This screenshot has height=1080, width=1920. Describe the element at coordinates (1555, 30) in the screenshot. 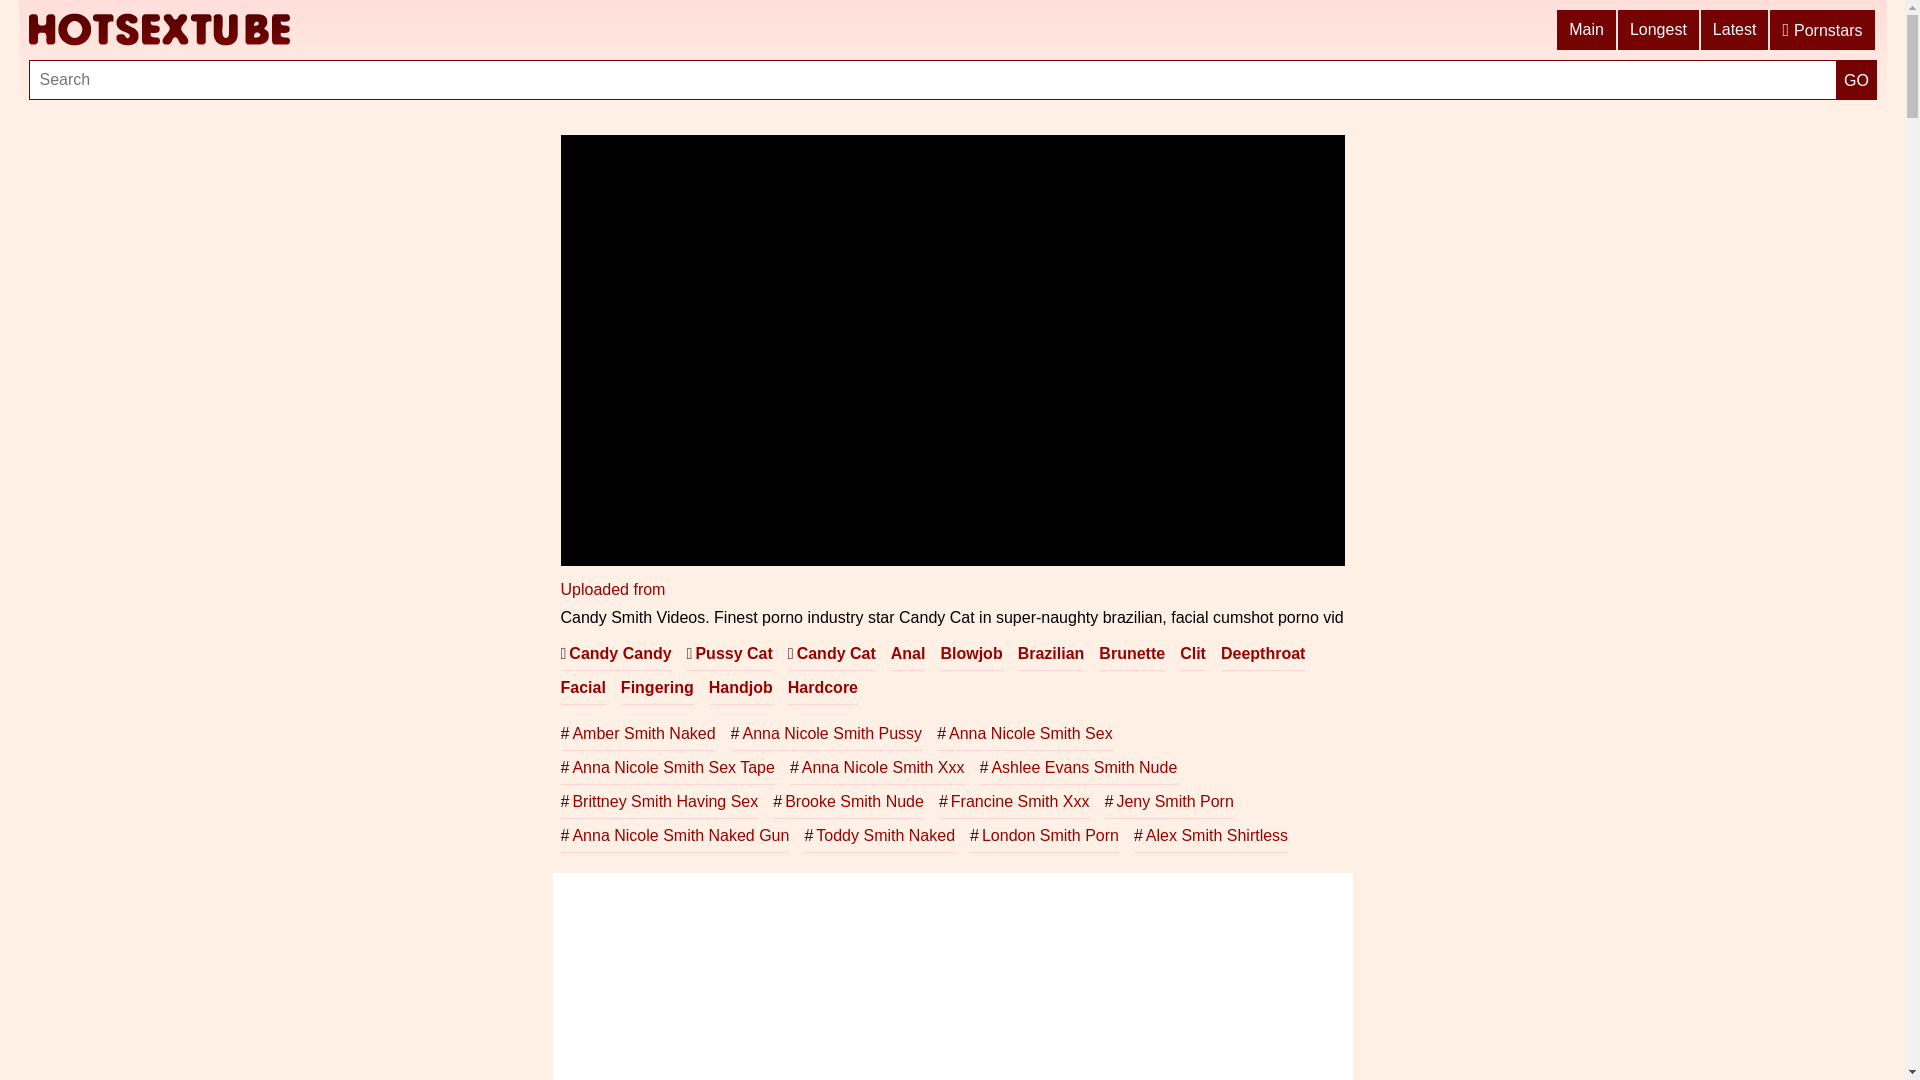

I see `'Main'` at that location.